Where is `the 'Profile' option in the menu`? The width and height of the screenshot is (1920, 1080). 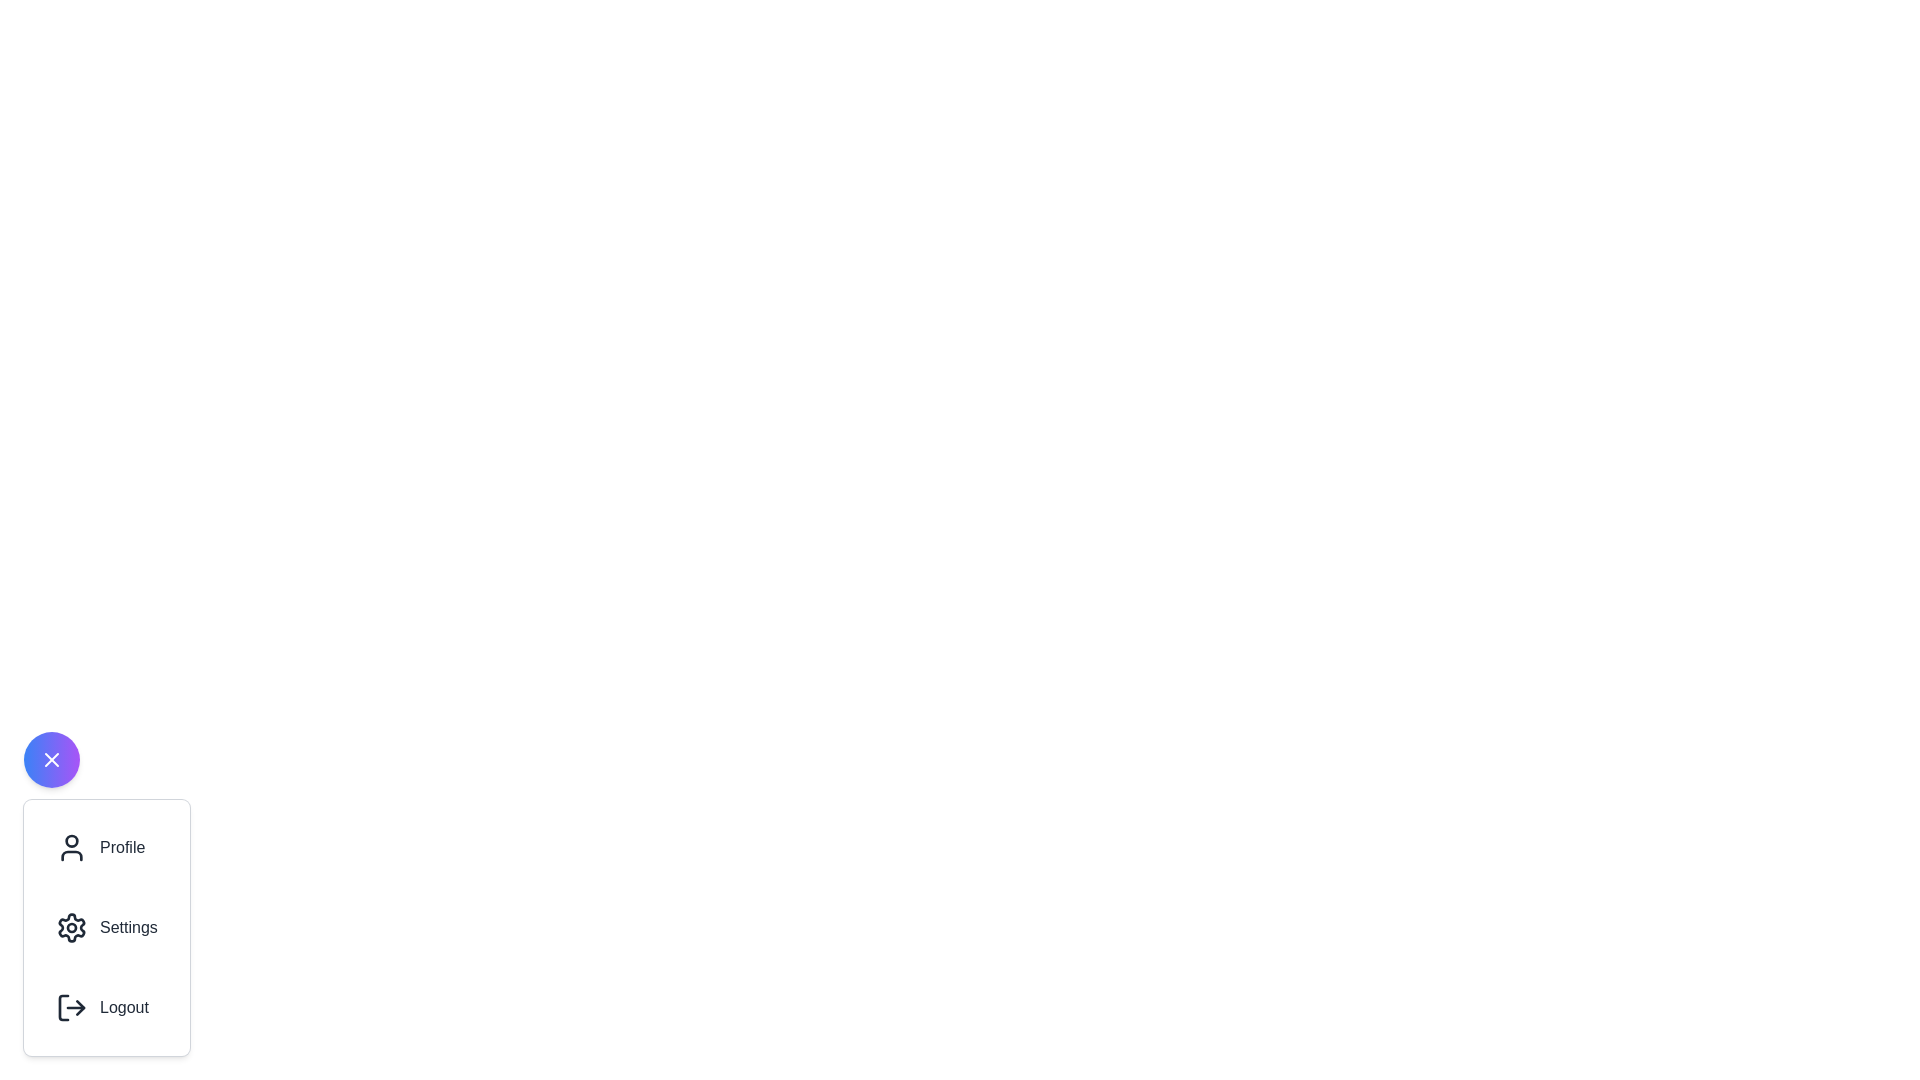 the 'Profile' option in the menu is located at coordinates (104, 848).